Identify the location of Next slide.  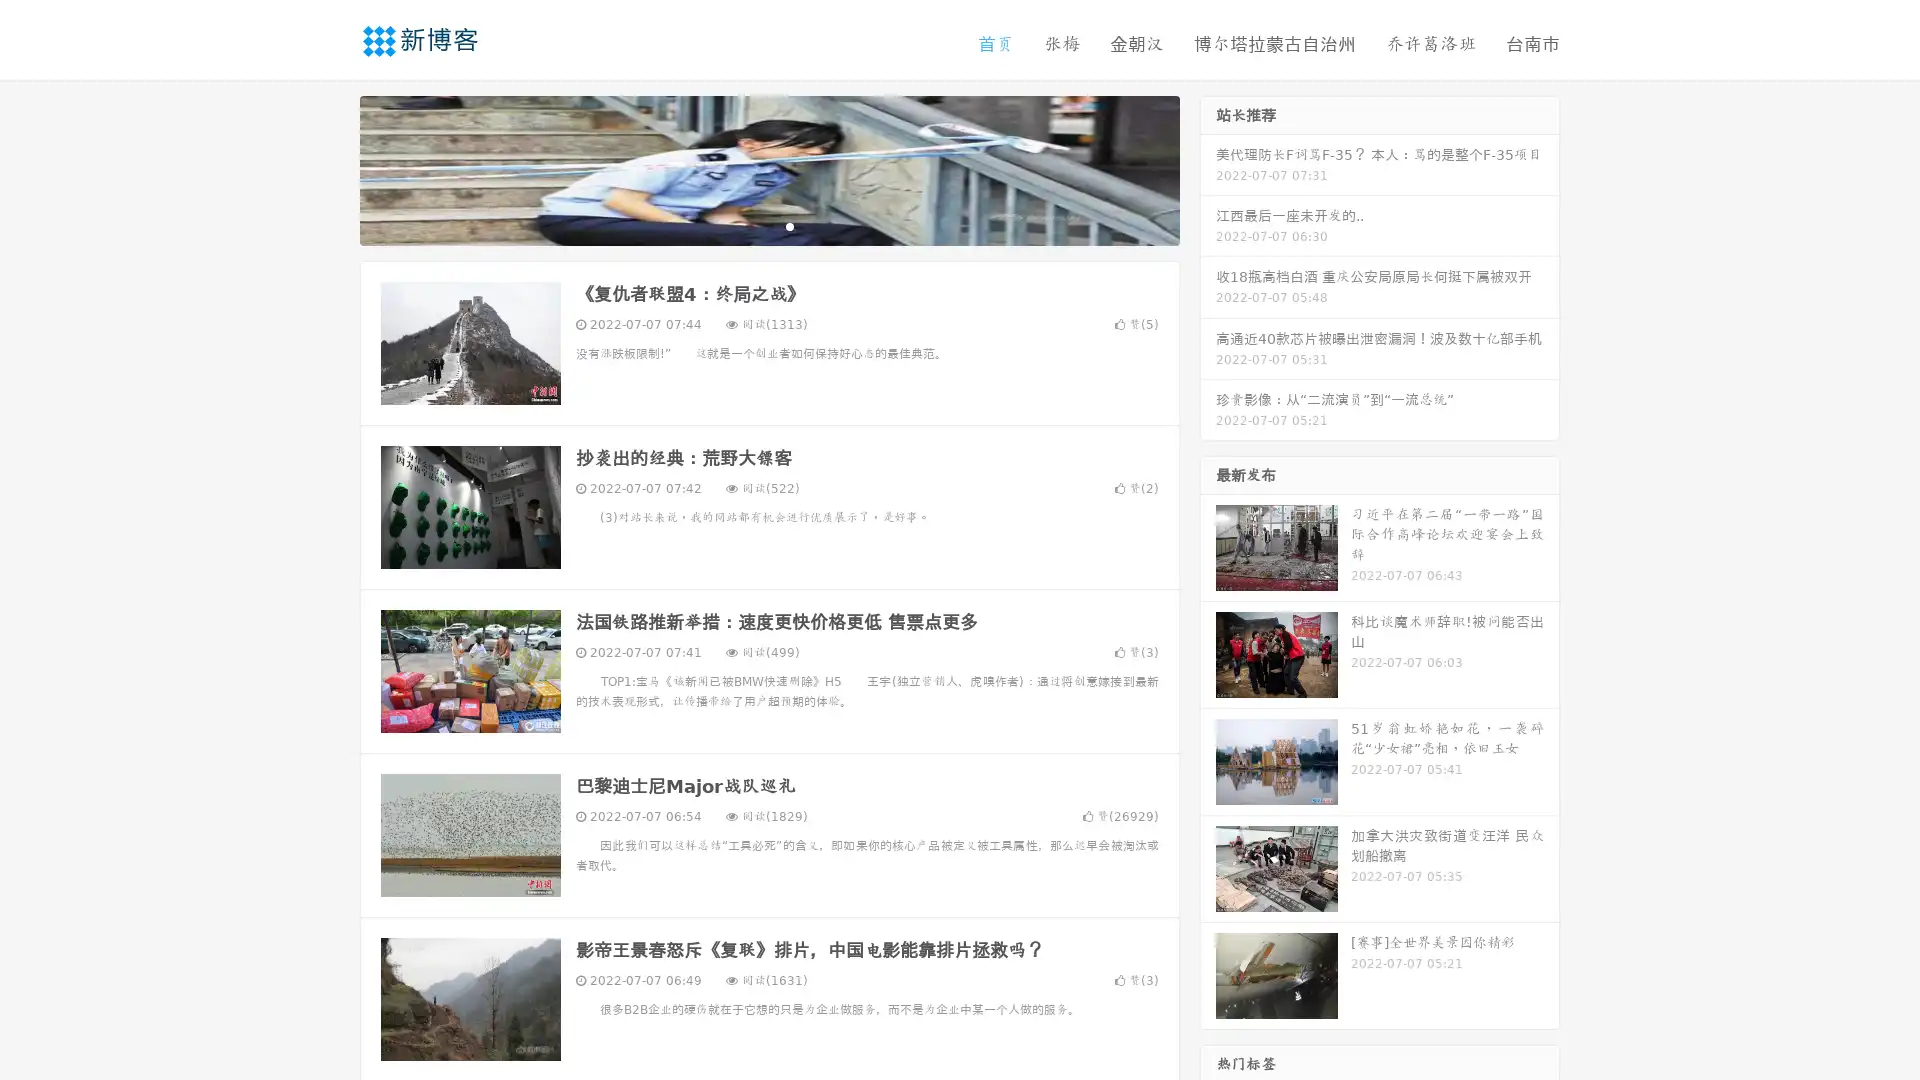
(1208, 168).